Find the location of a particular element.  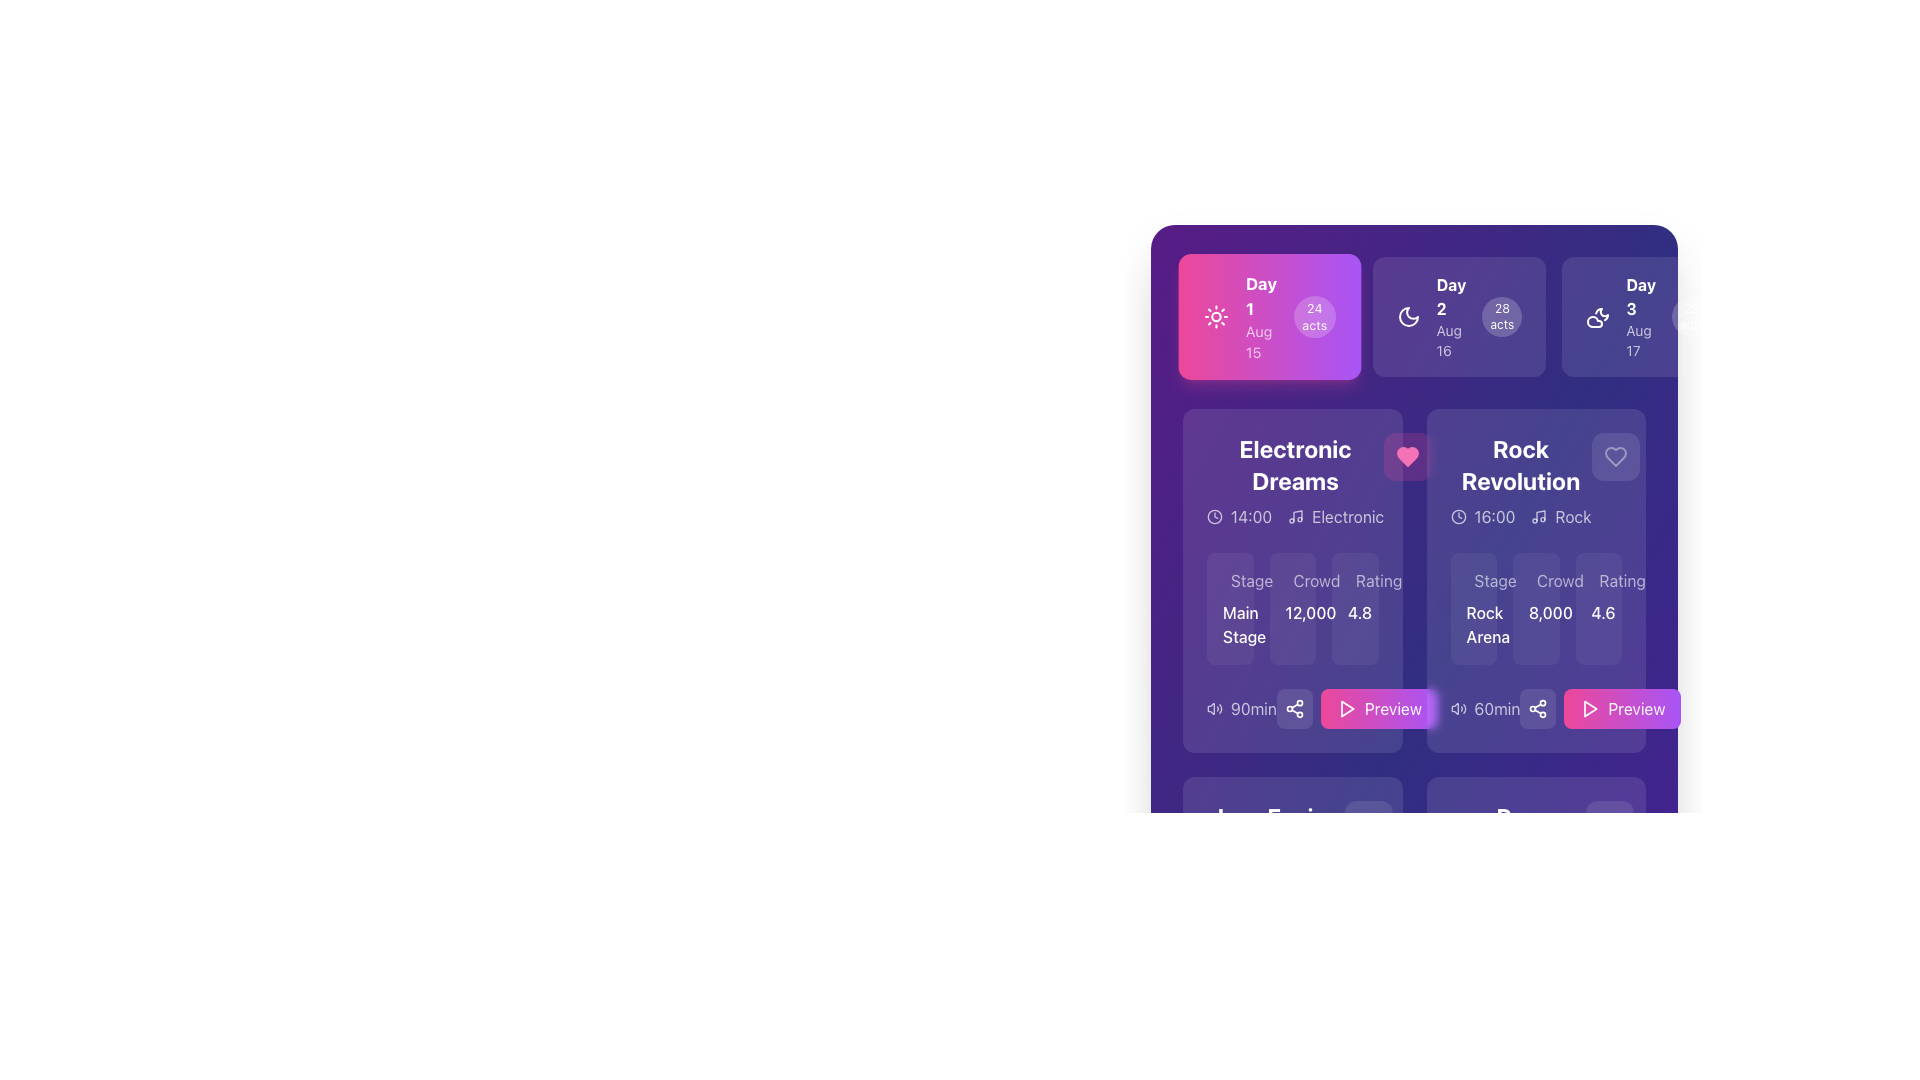

the 'Day 3' button, which is the third button in a sequence of similar buttons arranged horizontally is located at coordinates (1649, 315).